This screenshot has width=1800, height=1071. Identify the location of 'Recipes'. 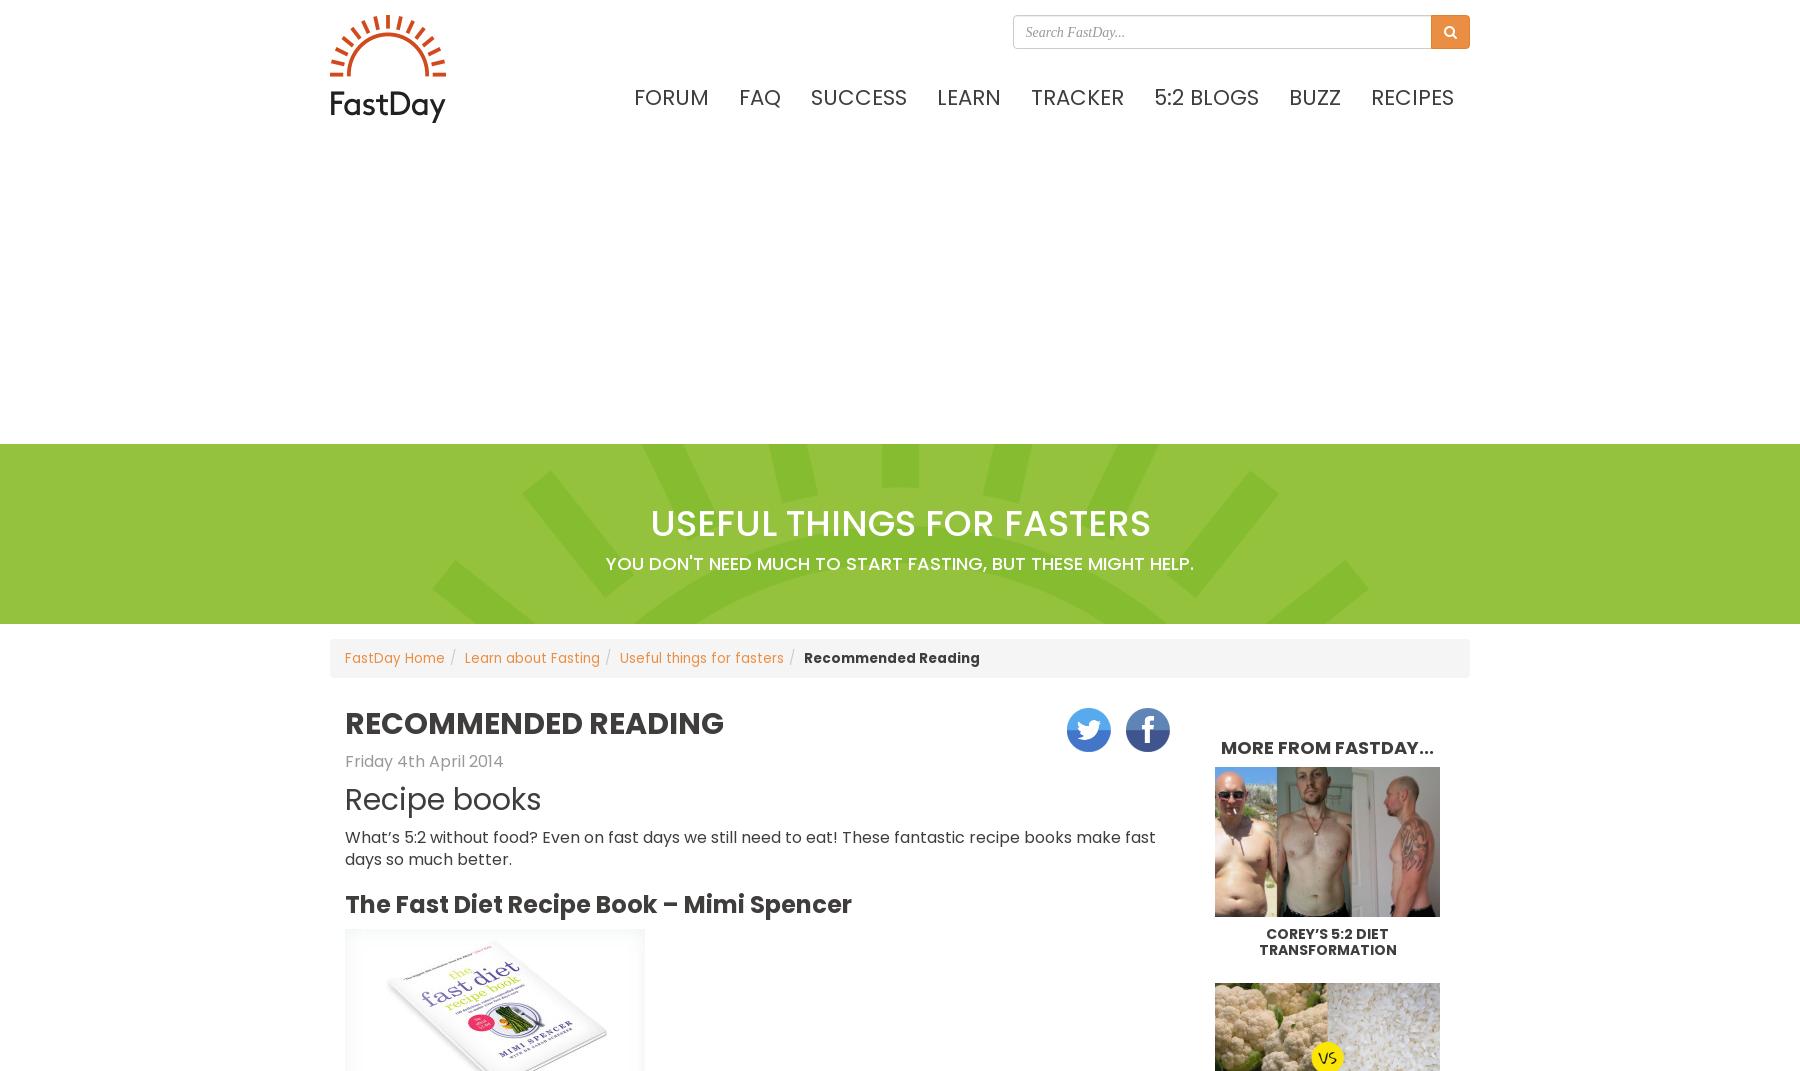
(1411, 96).